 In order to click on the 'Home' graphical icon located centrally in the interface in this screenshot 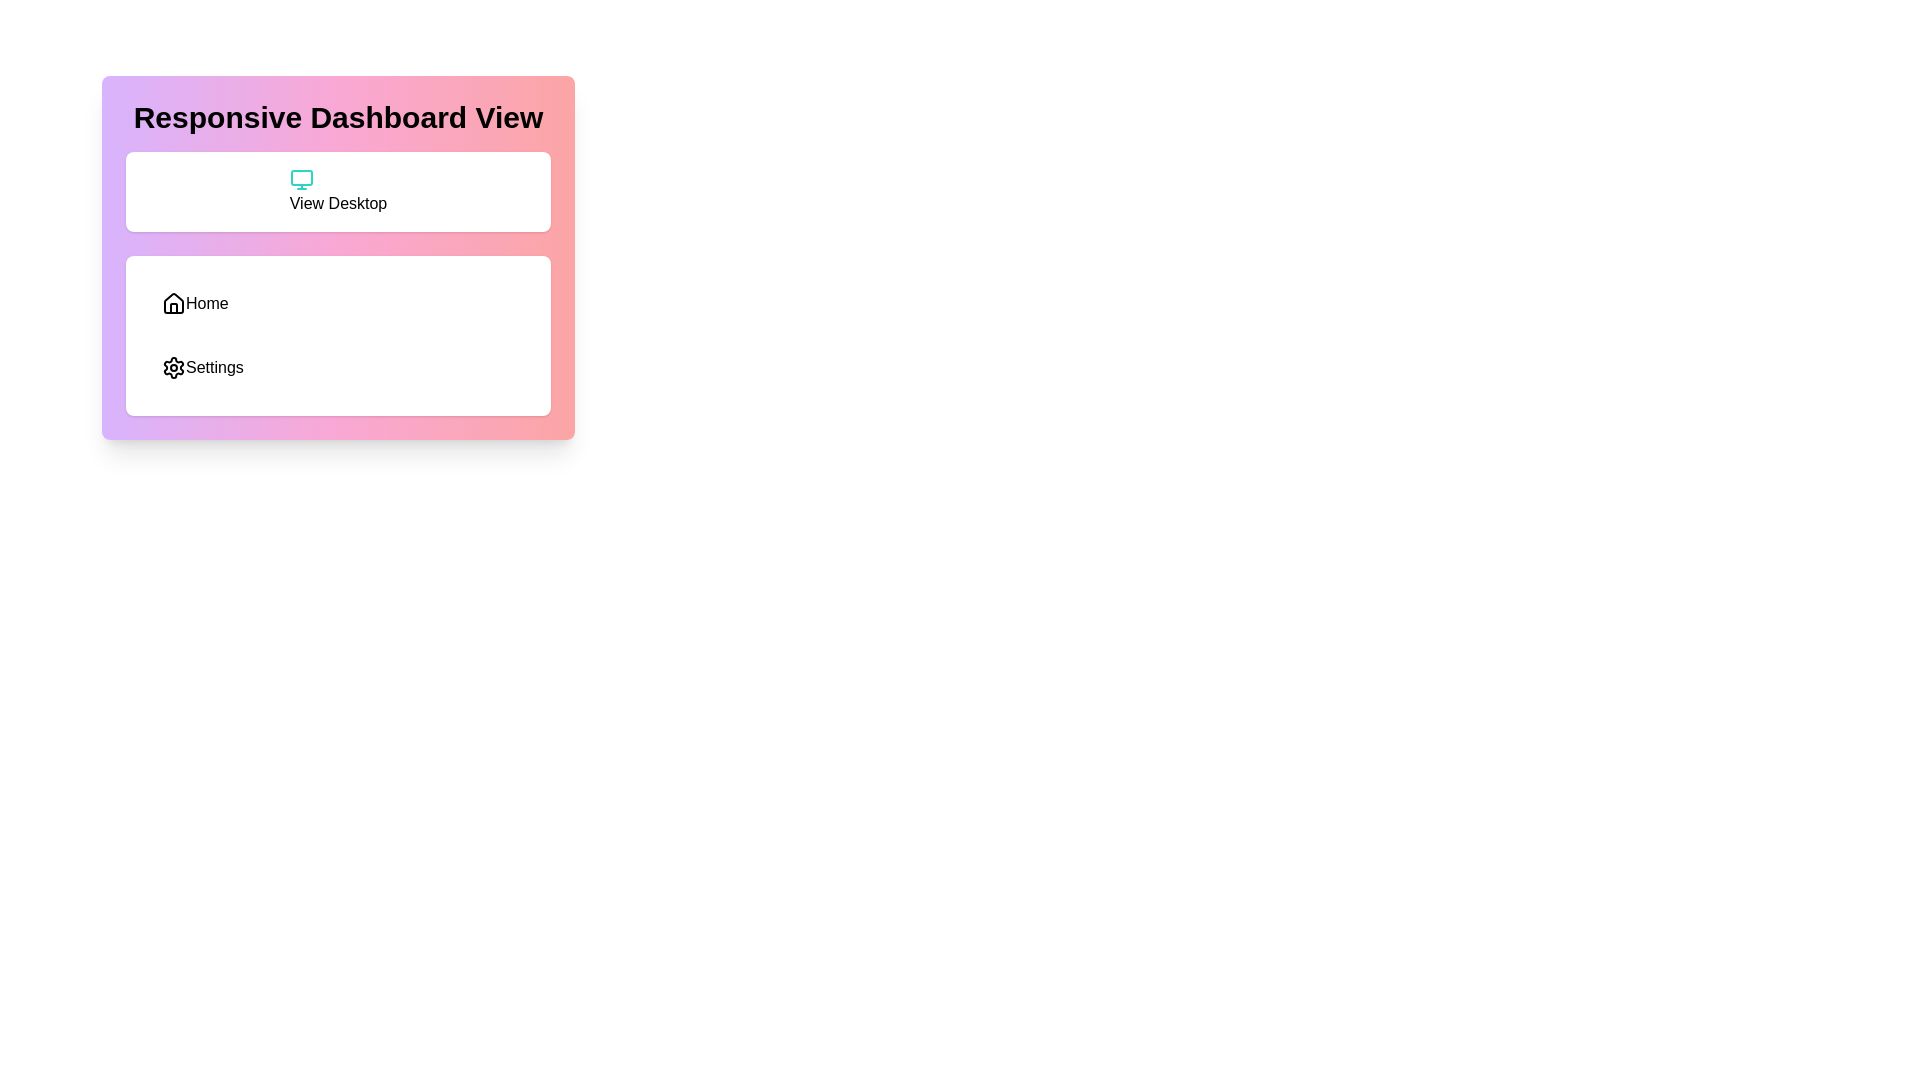, I will do `click(173, 303)`.